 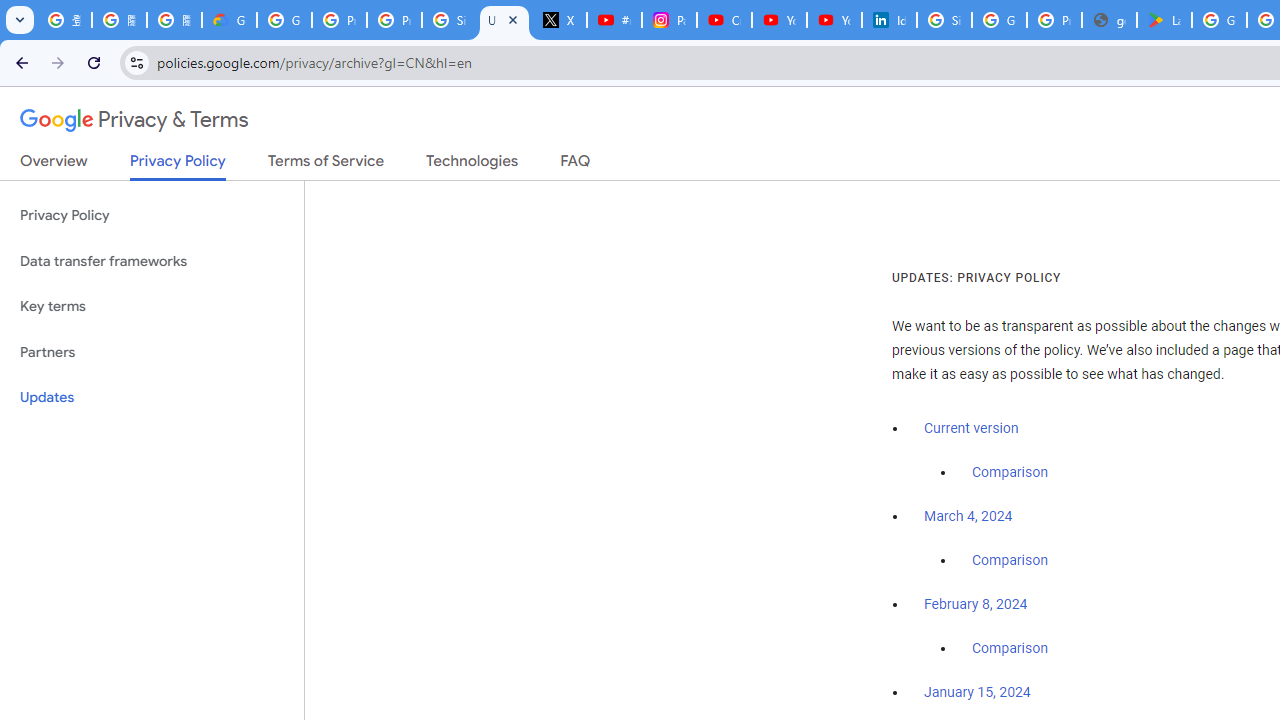 What do you see at coordinates (326, 164) in the screenshot?
I see `'Terms of Service'` at bounding box center [326, 164].